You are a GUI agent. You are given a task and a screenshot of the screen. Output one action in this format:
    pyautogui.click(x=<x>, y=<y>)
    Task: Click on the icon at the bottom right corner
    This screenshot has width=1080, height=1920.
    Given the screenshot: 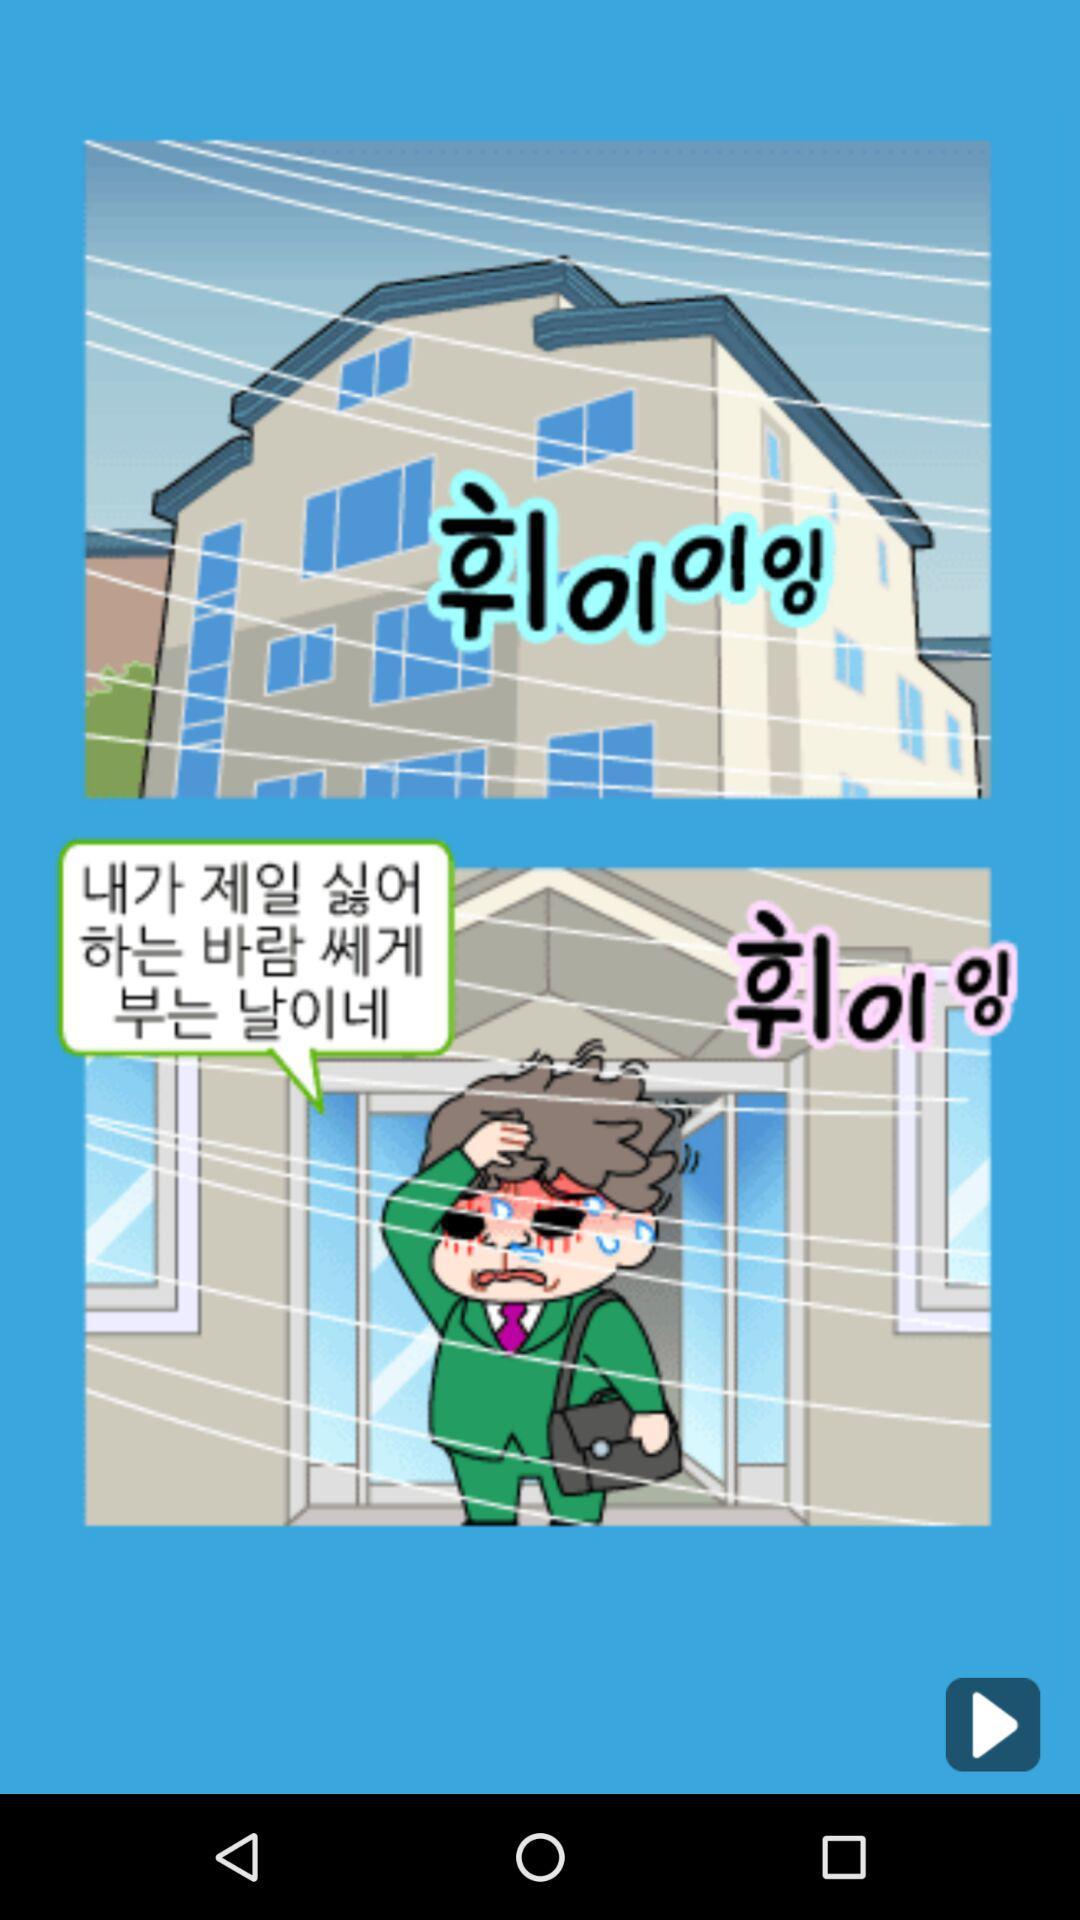 What is the action you would take?
    pyautogui.click(x=992, y=1723)
    